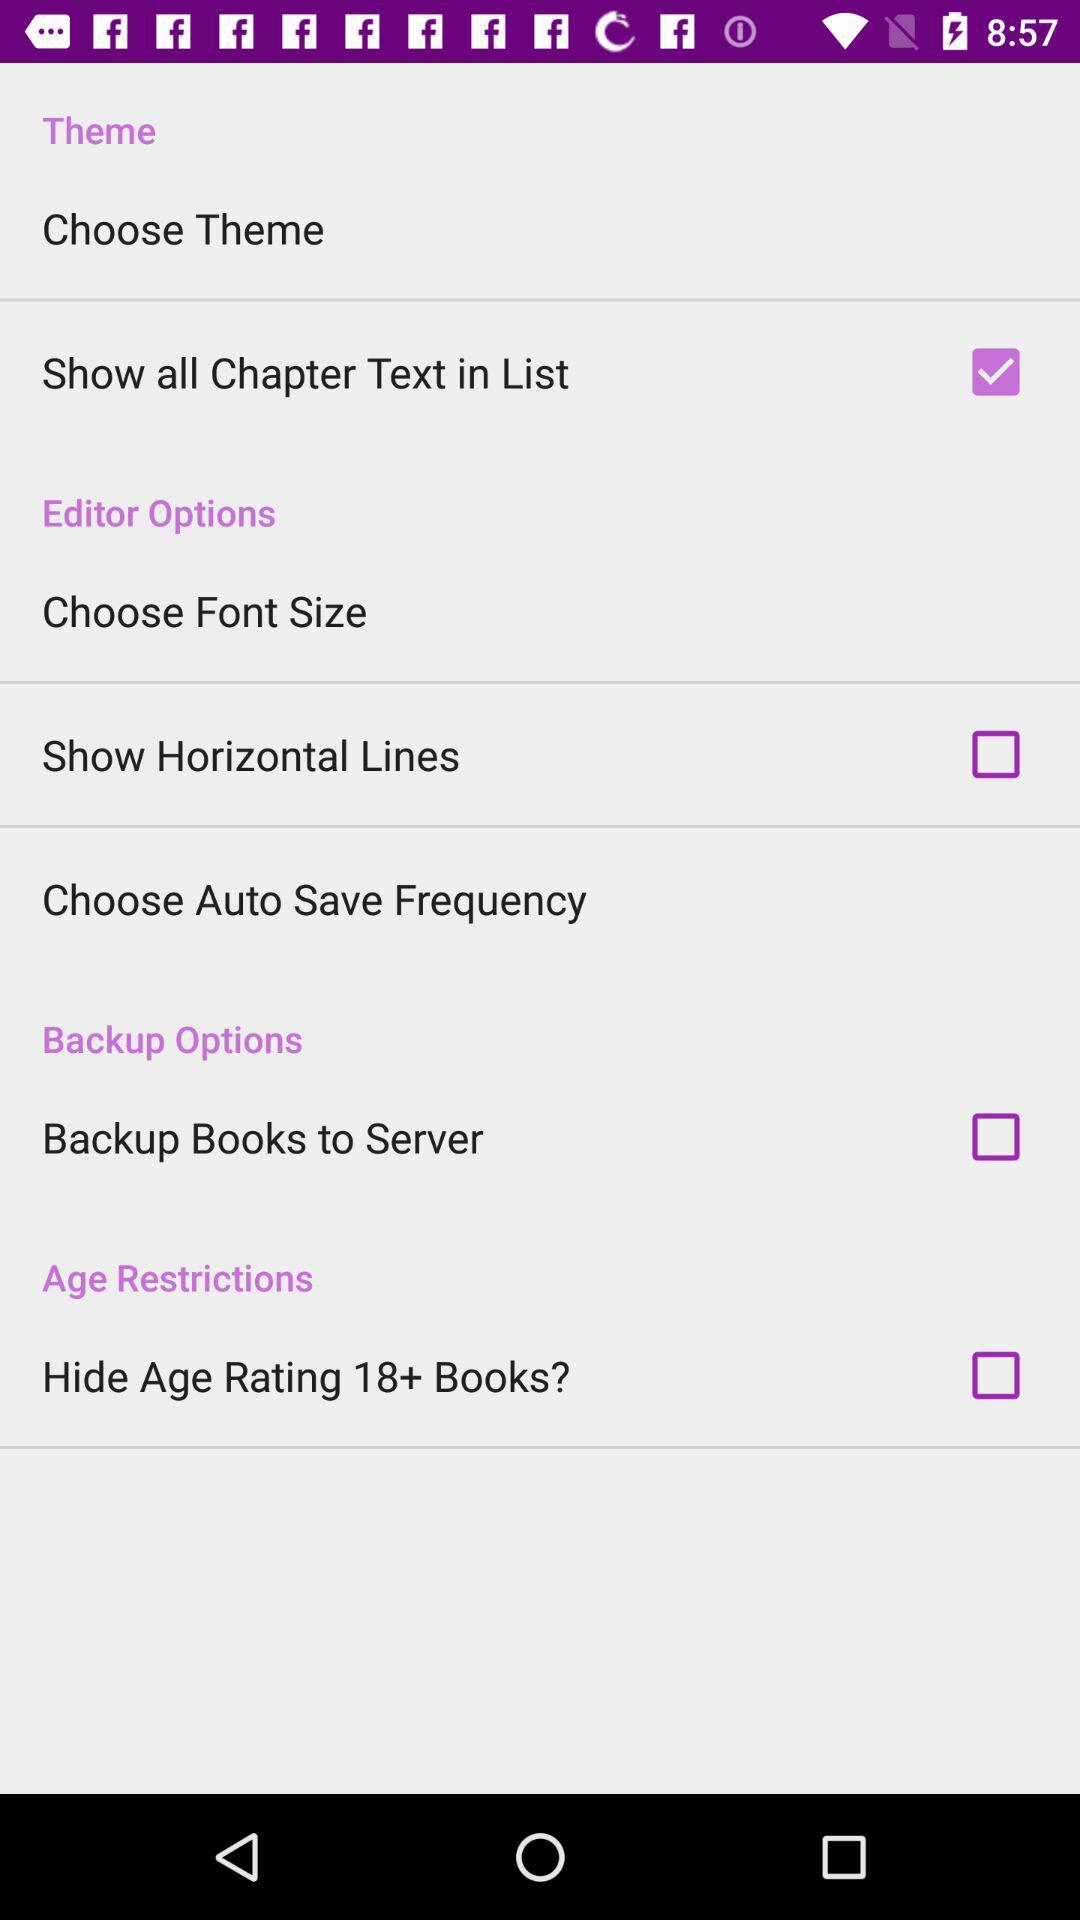 The image size is (1080, 1920). What do you see at coordinates (204, 609) in the screenshot?
I see `the item below editor options` at bounding box center [204, 609].